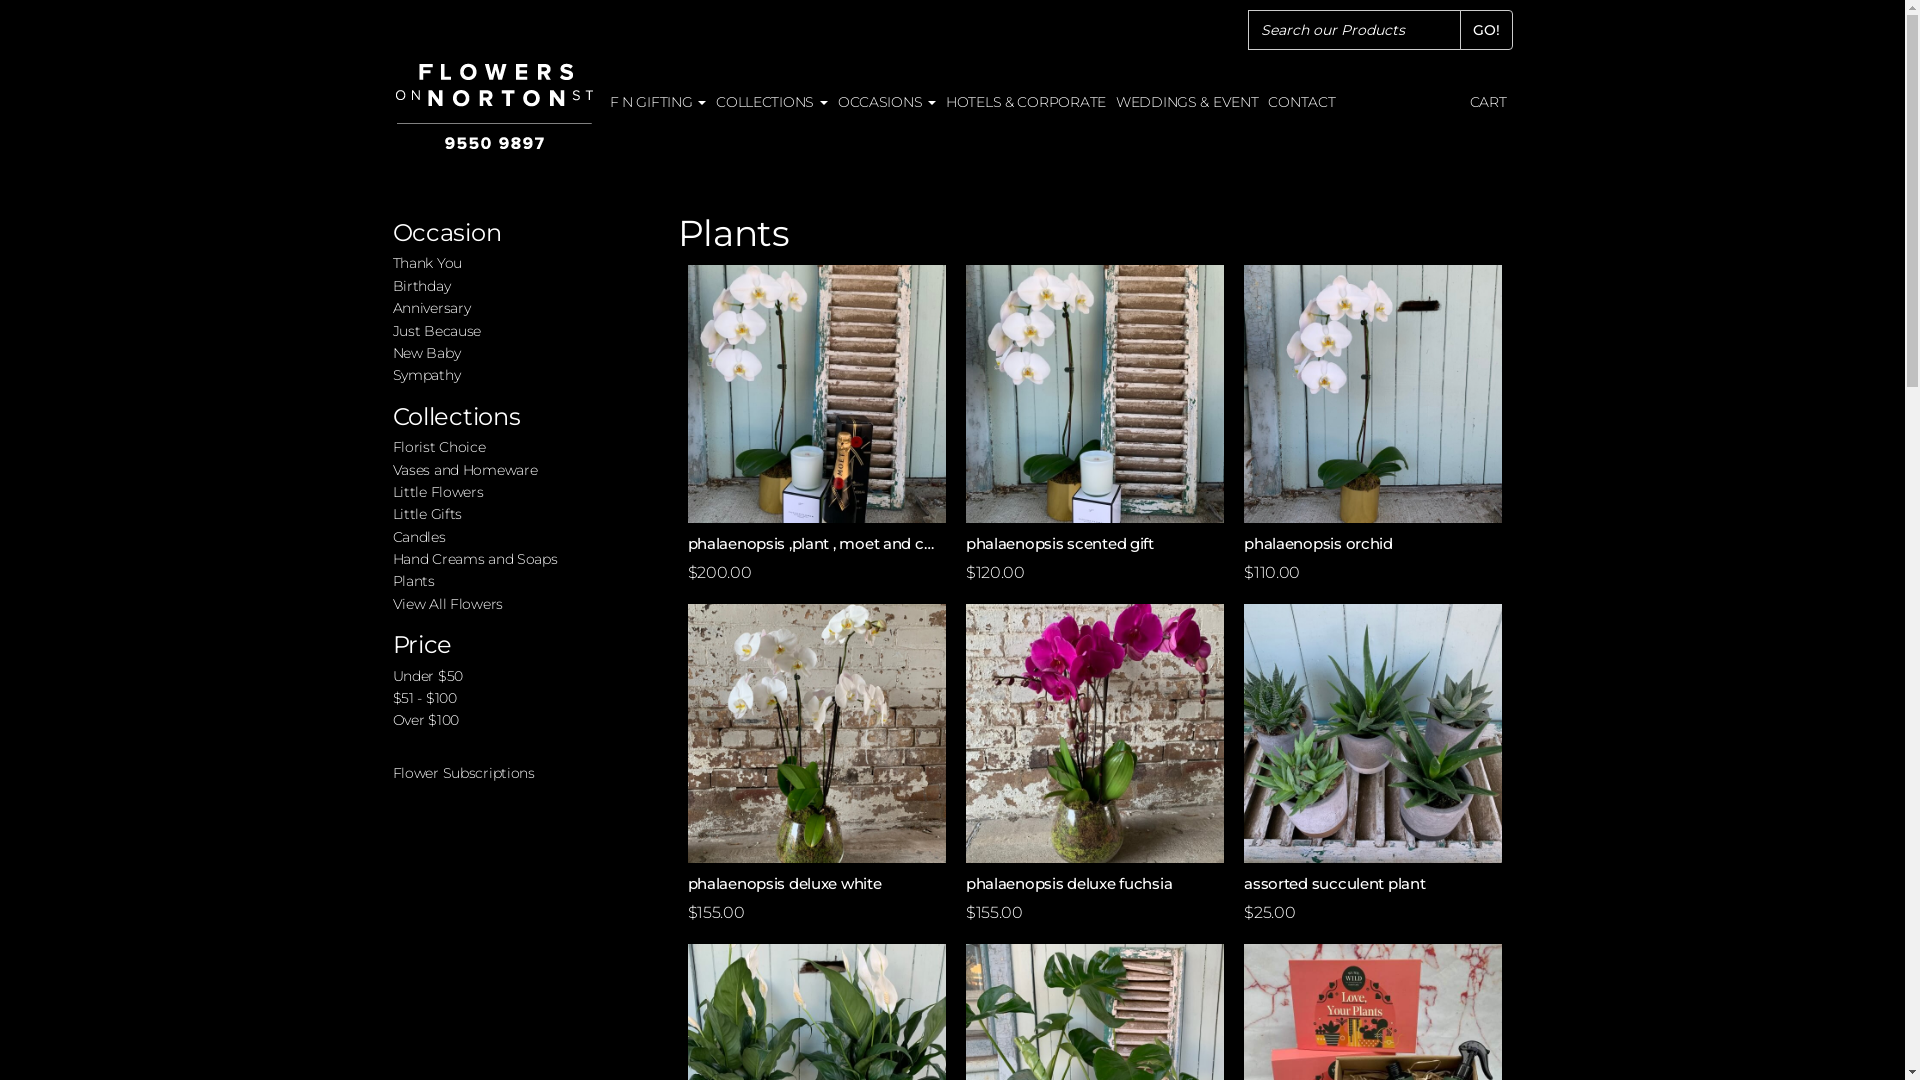  Describe the element at coordinates (425, 261) in the screenshot. I see `'Thank You'` at that location.